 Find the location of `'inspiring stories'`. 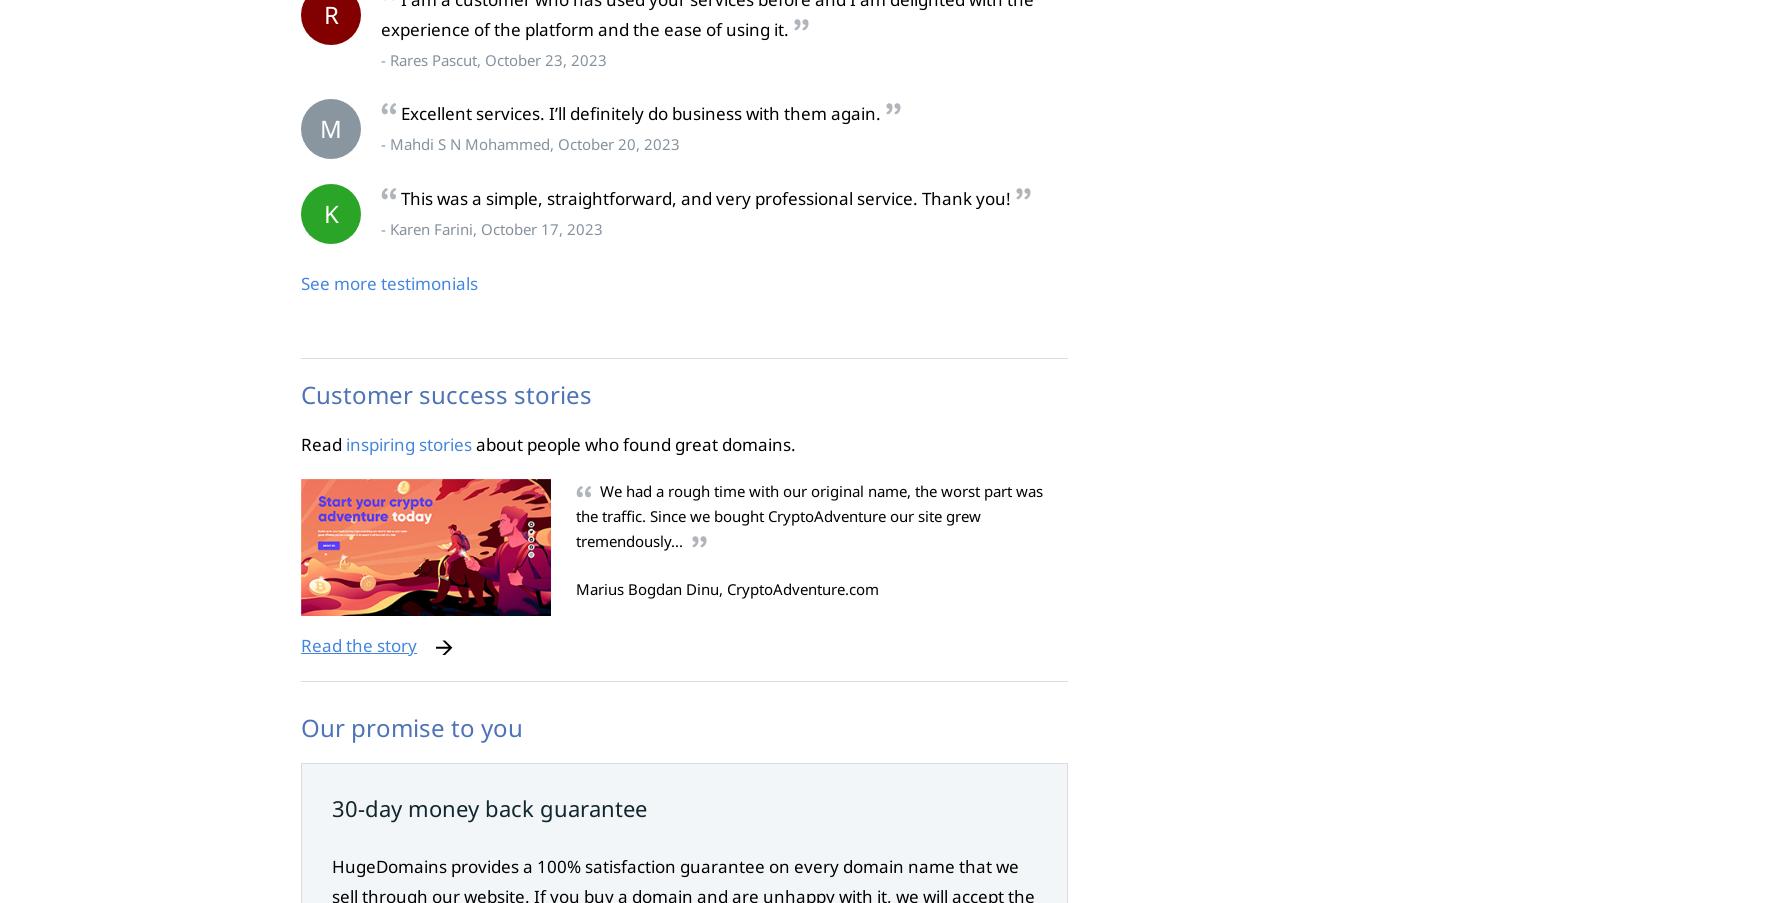

'inspiring stories' is located at coordinates (408, 442).